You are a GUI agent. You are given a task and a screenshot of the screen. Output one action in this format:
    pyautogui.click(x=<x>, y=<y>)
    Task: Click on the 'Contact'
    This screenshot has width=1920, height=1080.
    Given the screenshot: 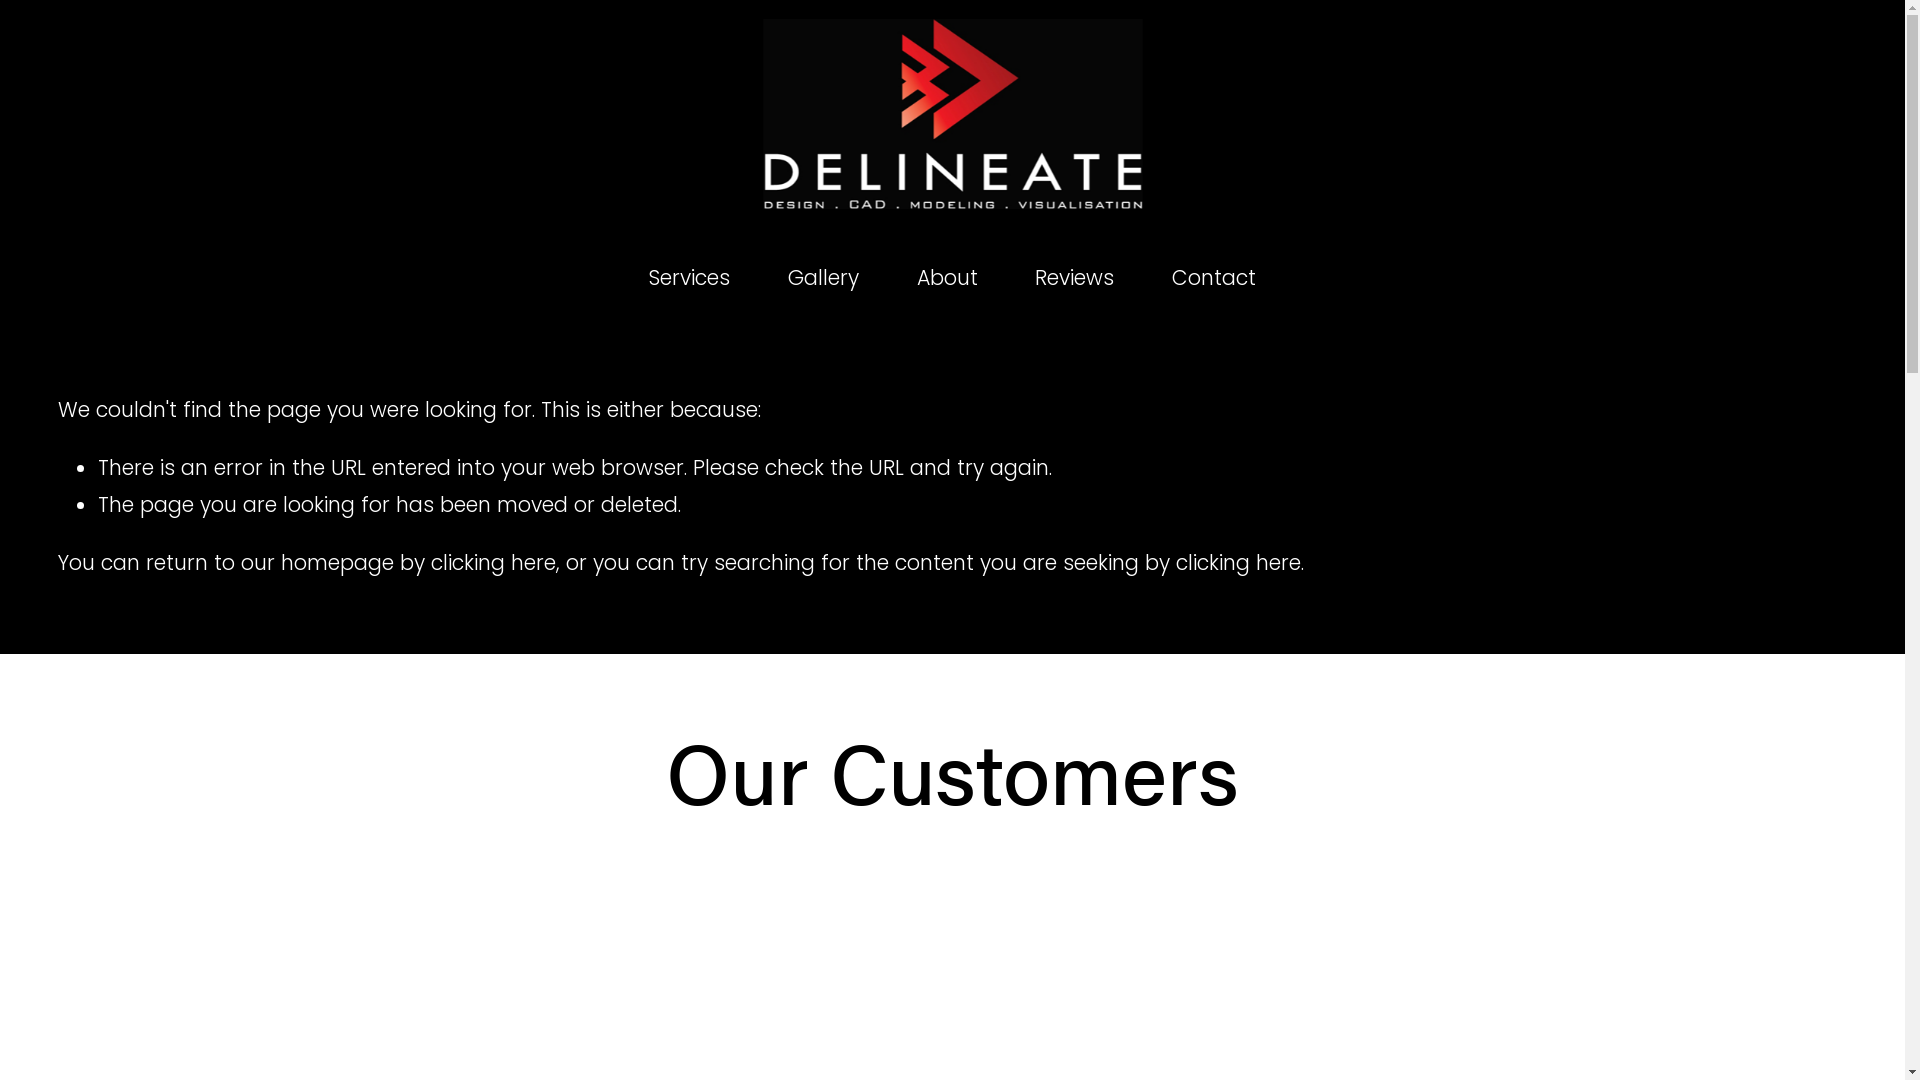 What is the action you would take?
    pyautogui.click(x=1213, y=277)
    